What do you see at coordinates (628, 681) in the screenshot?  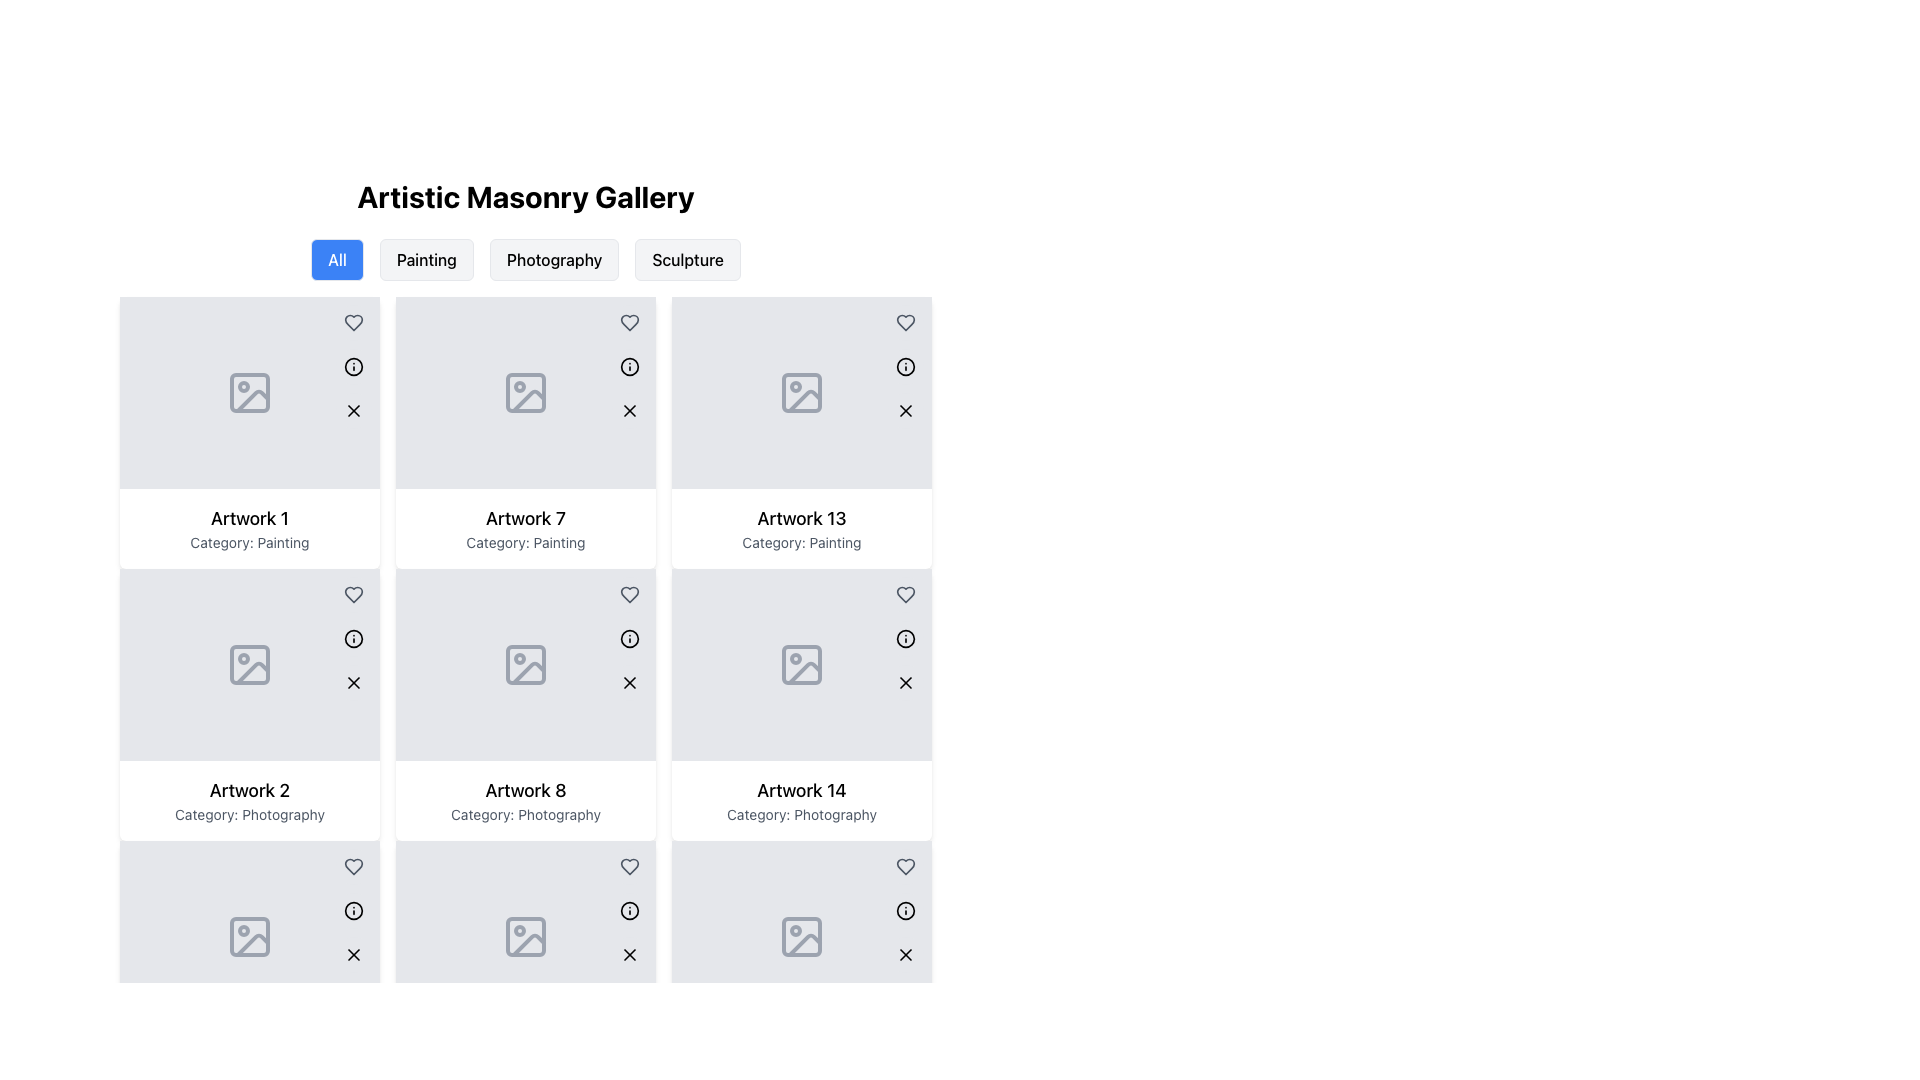 I see `the circular gray button with an 'X' icon located at the bottom-right of the card for 'Artwork 8'` at bounding box center [628, 681].